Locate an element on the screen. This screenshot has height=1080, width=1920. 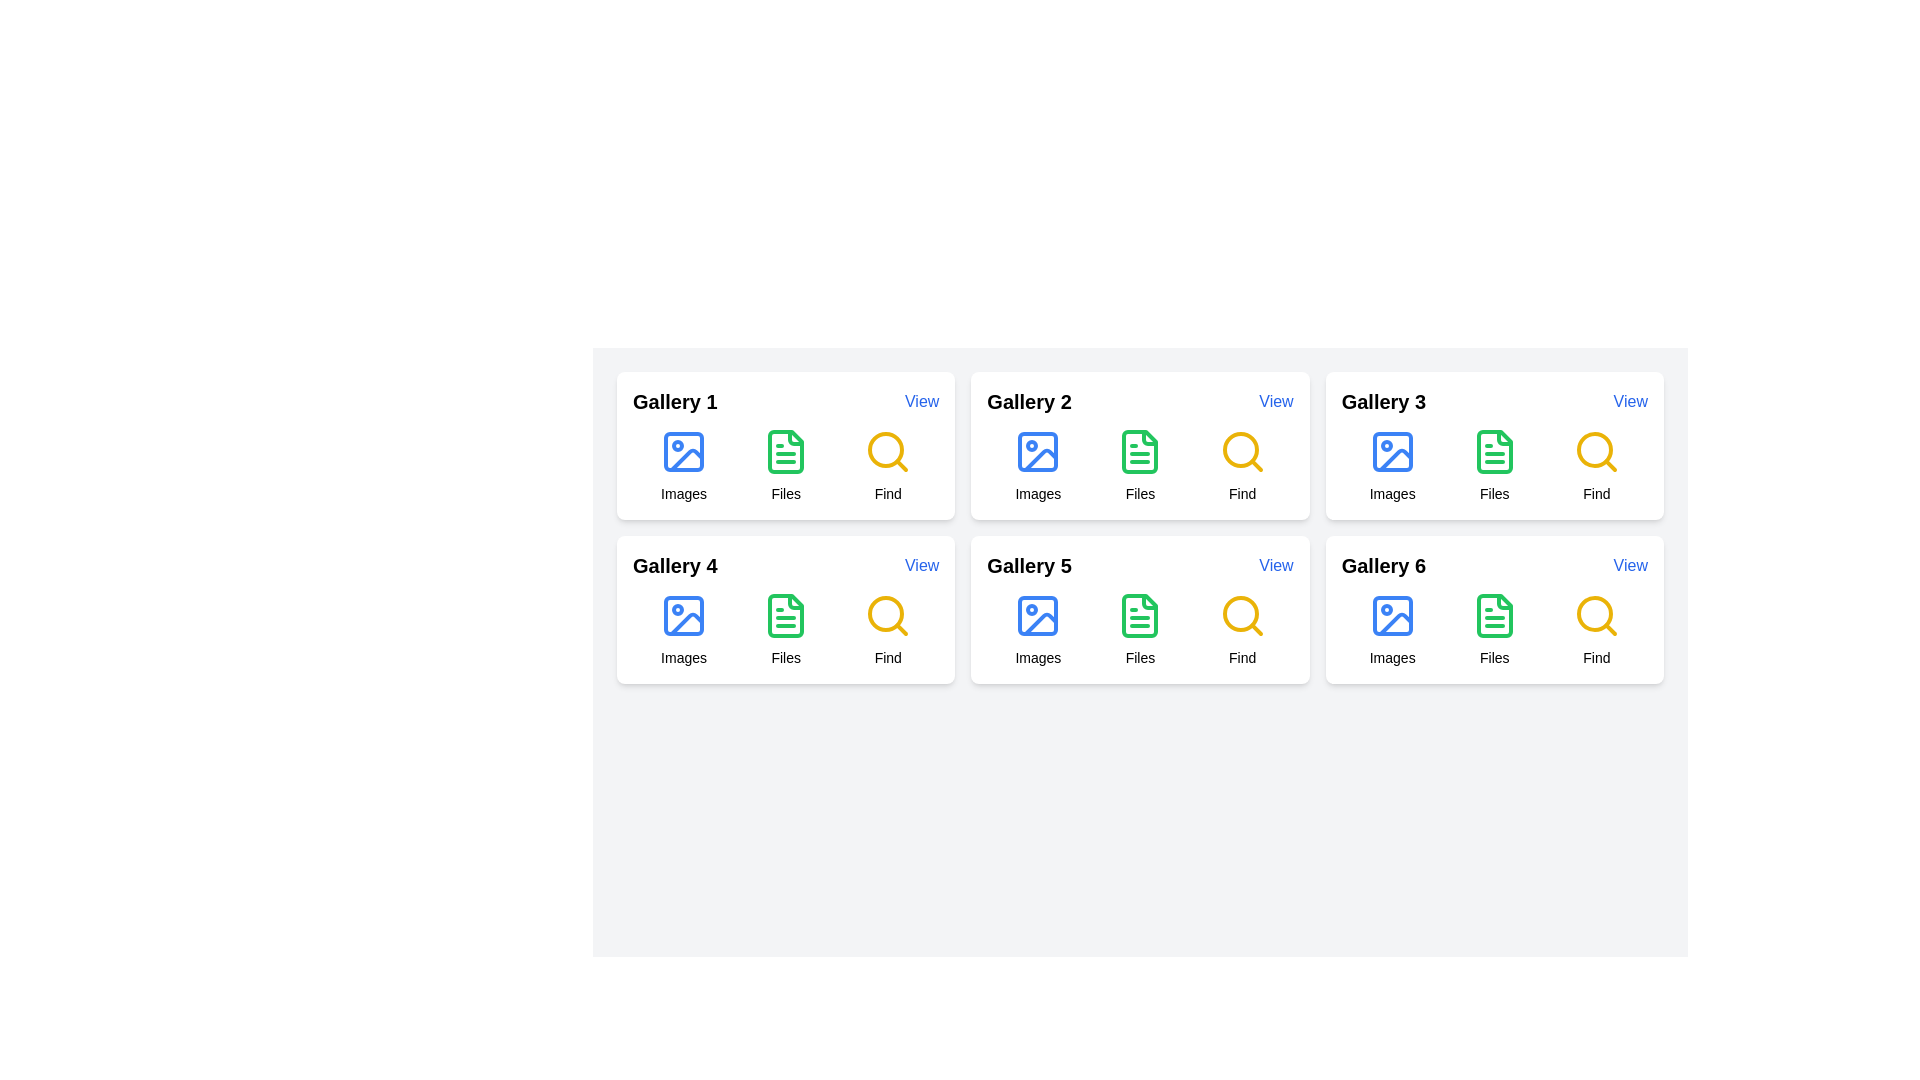
the 'Gallery 5' title located in the bottom-left card of a 2x3 grid layout, which is displayed in bold black font is located at coordinates (1140, 566).